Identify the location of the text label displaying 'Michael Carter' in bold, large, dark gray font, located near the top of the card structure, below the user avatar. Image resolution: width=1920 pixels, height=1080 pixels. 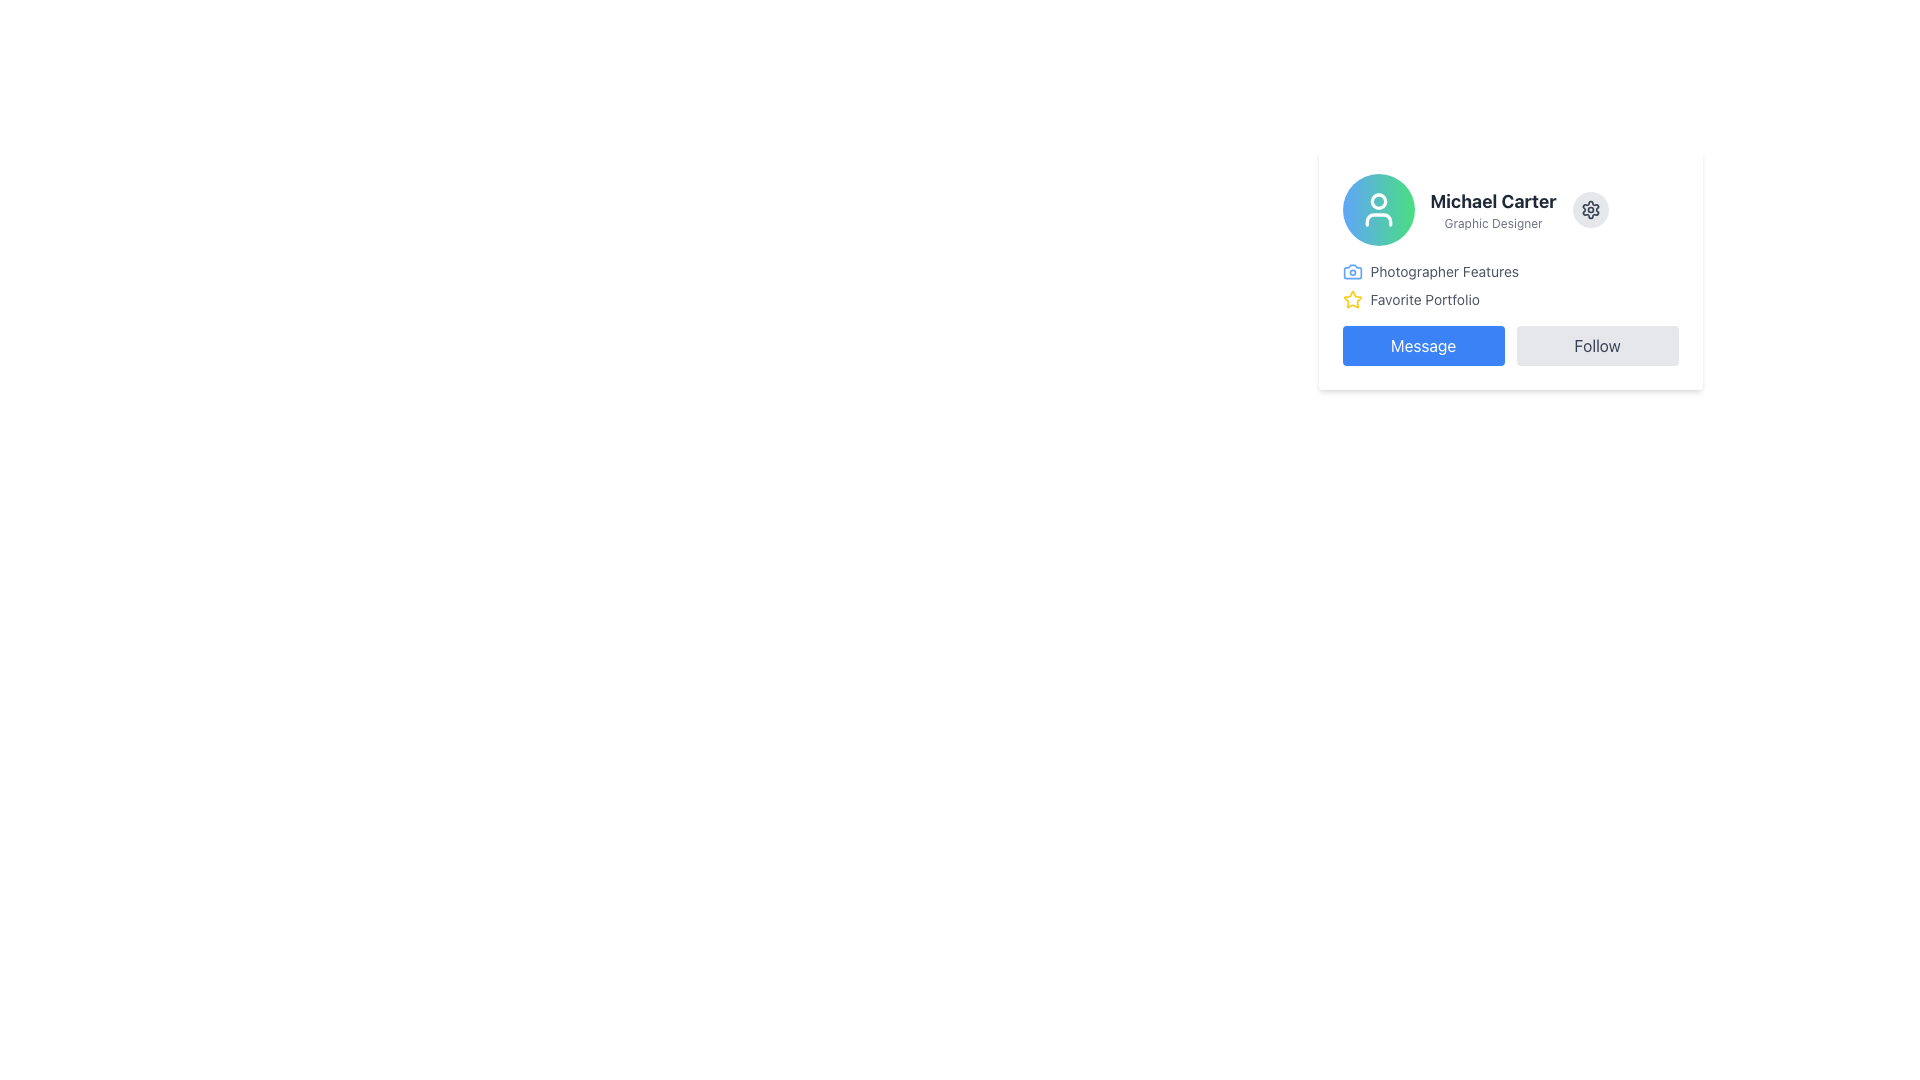
(1493, 201).